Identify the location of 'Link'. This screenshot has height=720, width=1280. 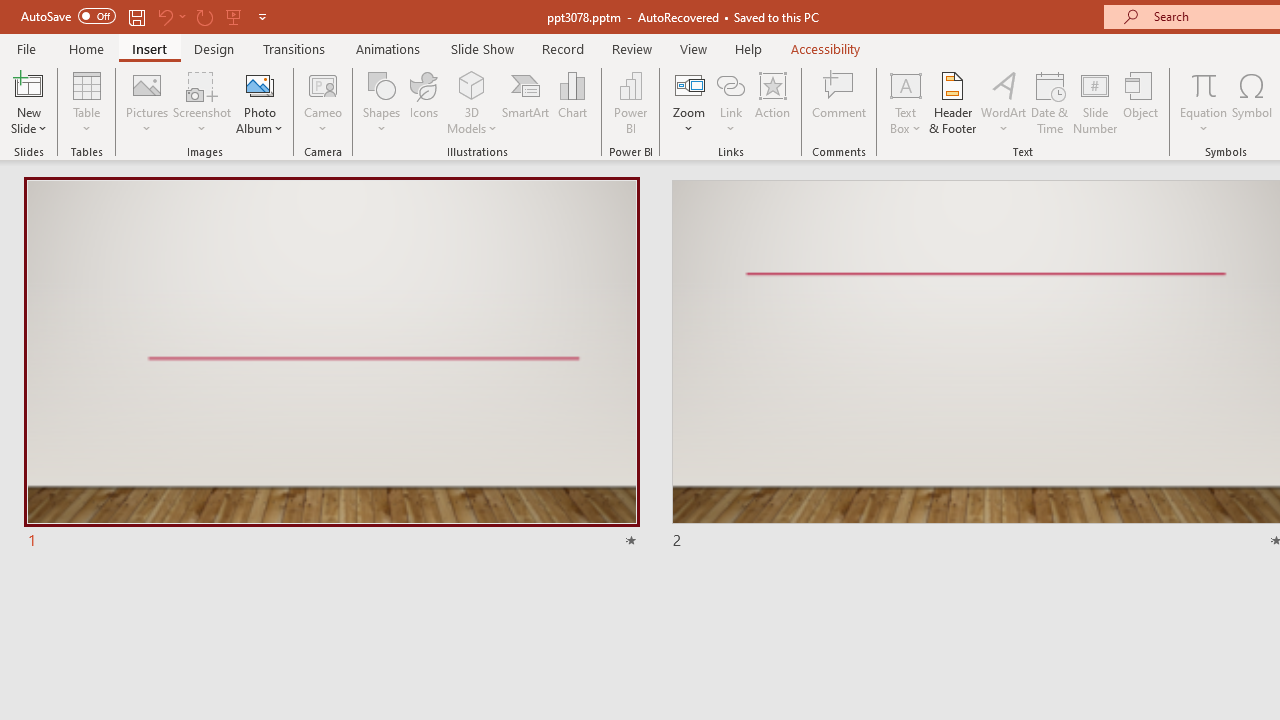
(730, 103).